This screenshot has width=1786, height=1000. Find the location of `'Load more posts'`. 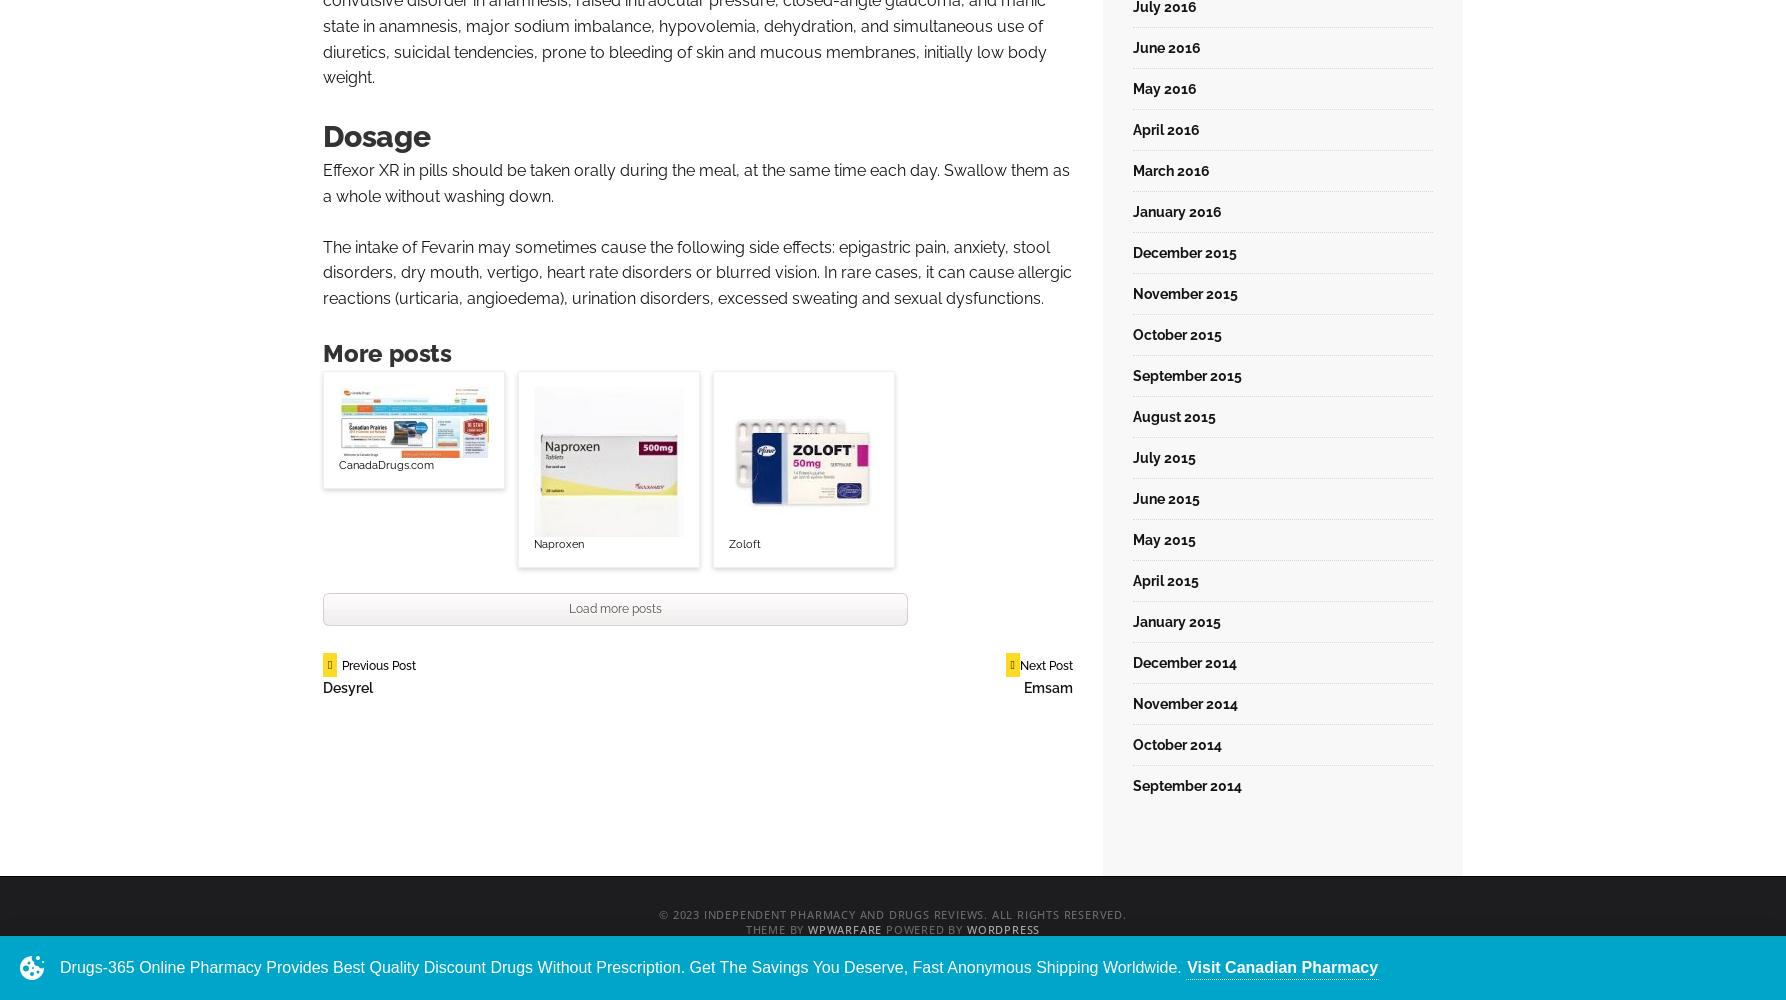

'Load more posts' is located at coordinates (615, 608).